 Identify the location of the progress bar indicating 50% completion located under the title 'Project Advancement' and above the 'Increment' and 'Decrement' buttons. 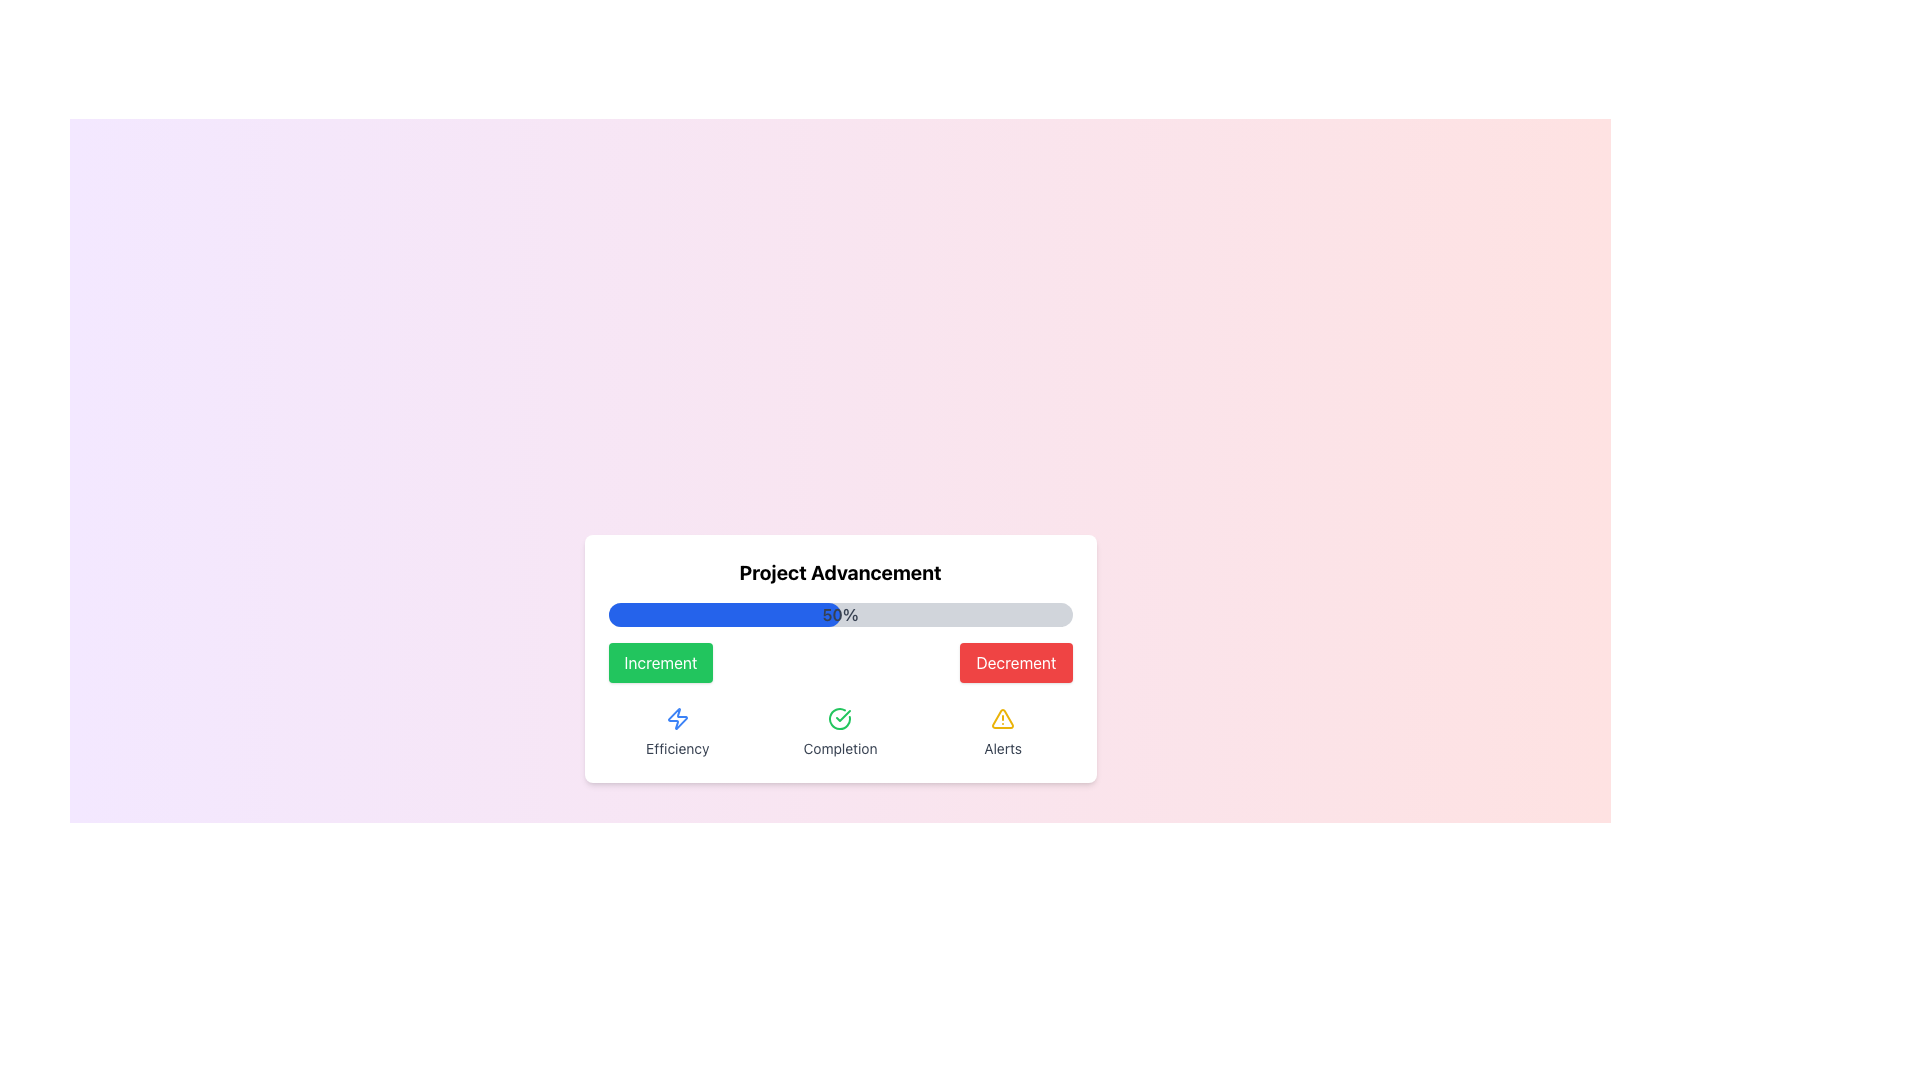
(840, 613).